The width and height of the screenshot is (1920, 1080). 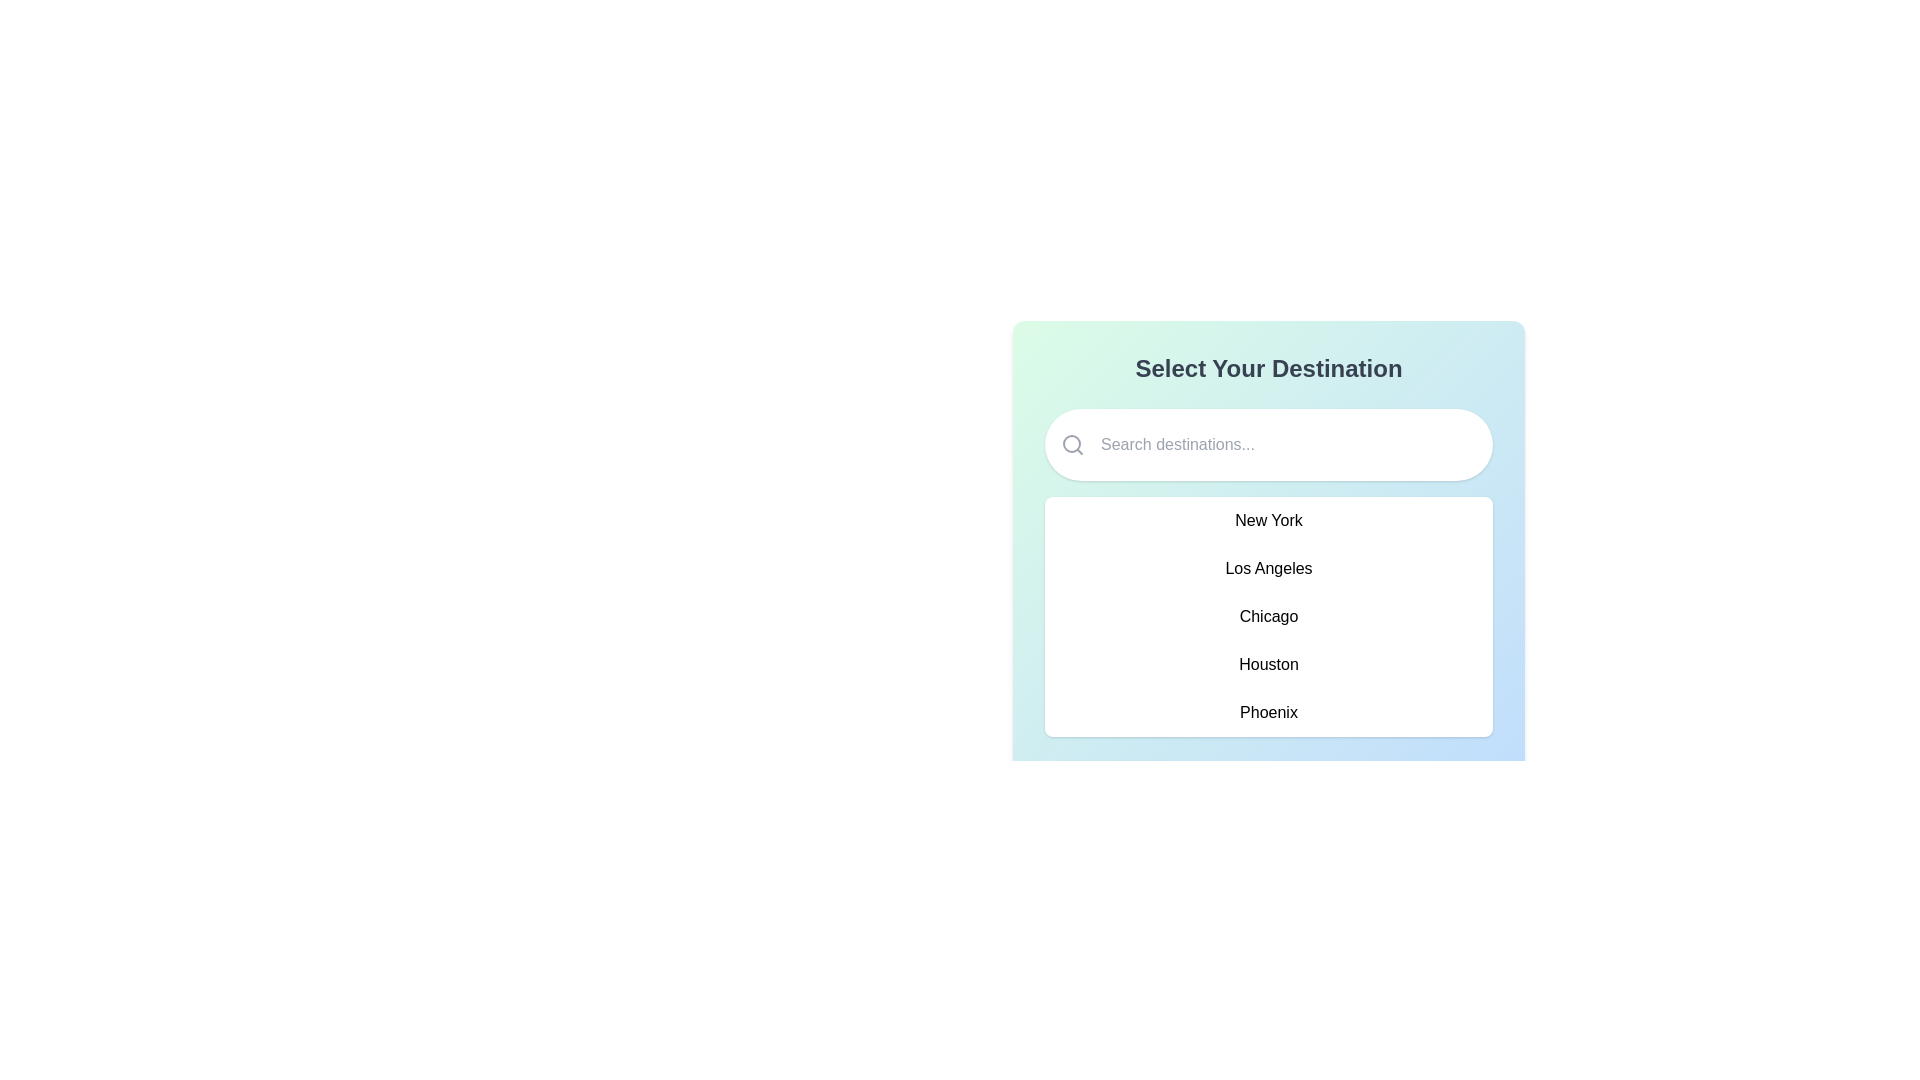 I want to click on the selectable list item labeled 'Houston', so click(x=1267, y=664).